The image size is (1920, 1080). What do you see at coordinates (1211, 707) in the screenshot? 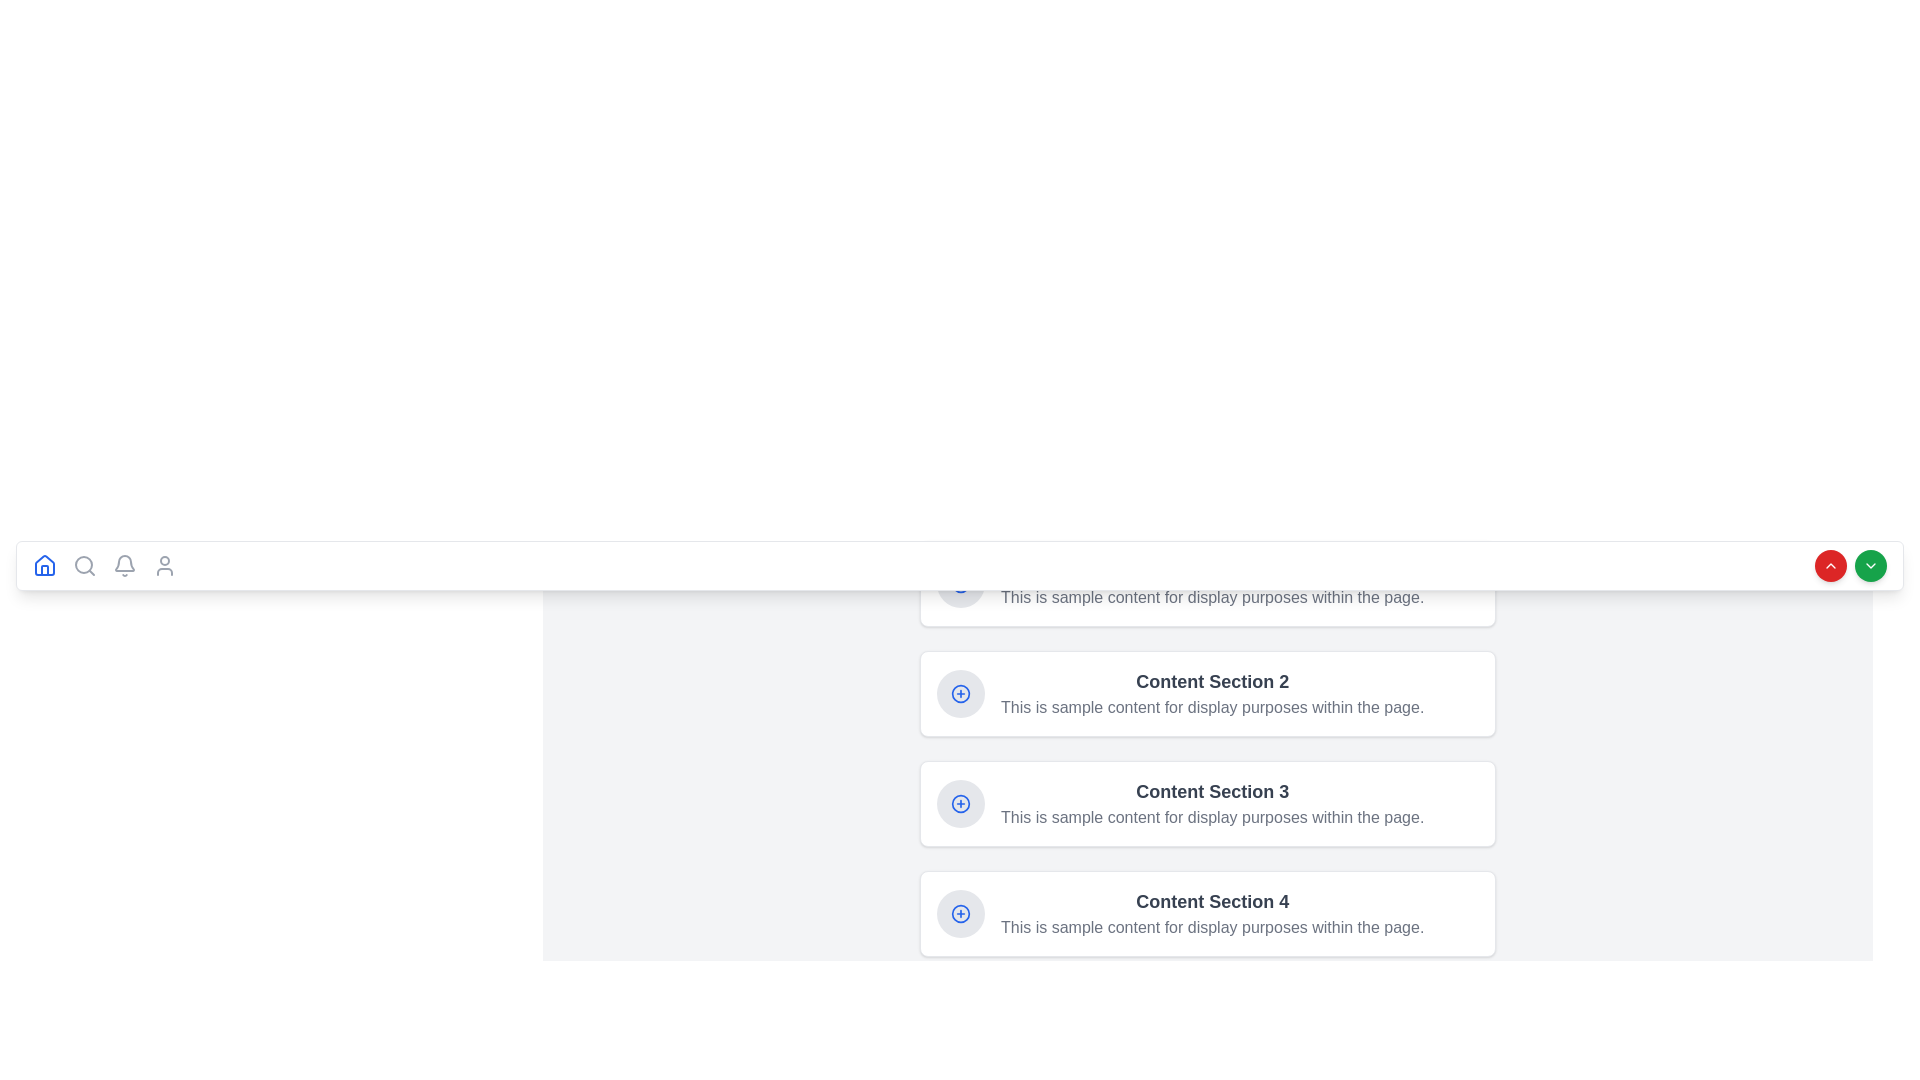
I see `the static text element stating 'This is sample content for display purposes within the page.', which is styled in light gray color and positioned just below the 'Content Section 2' title` at bounding box center [1211, 707].